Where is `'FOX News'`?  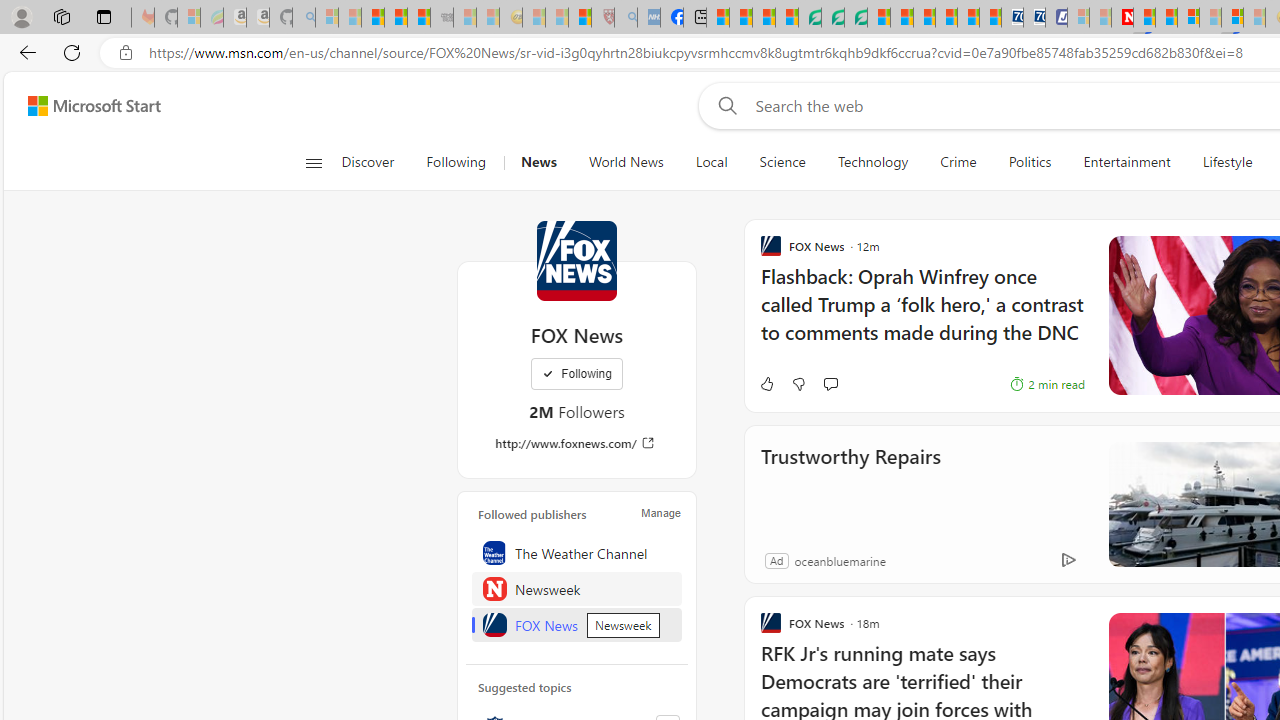 'FOX News' is located at coordinates (576, 623).